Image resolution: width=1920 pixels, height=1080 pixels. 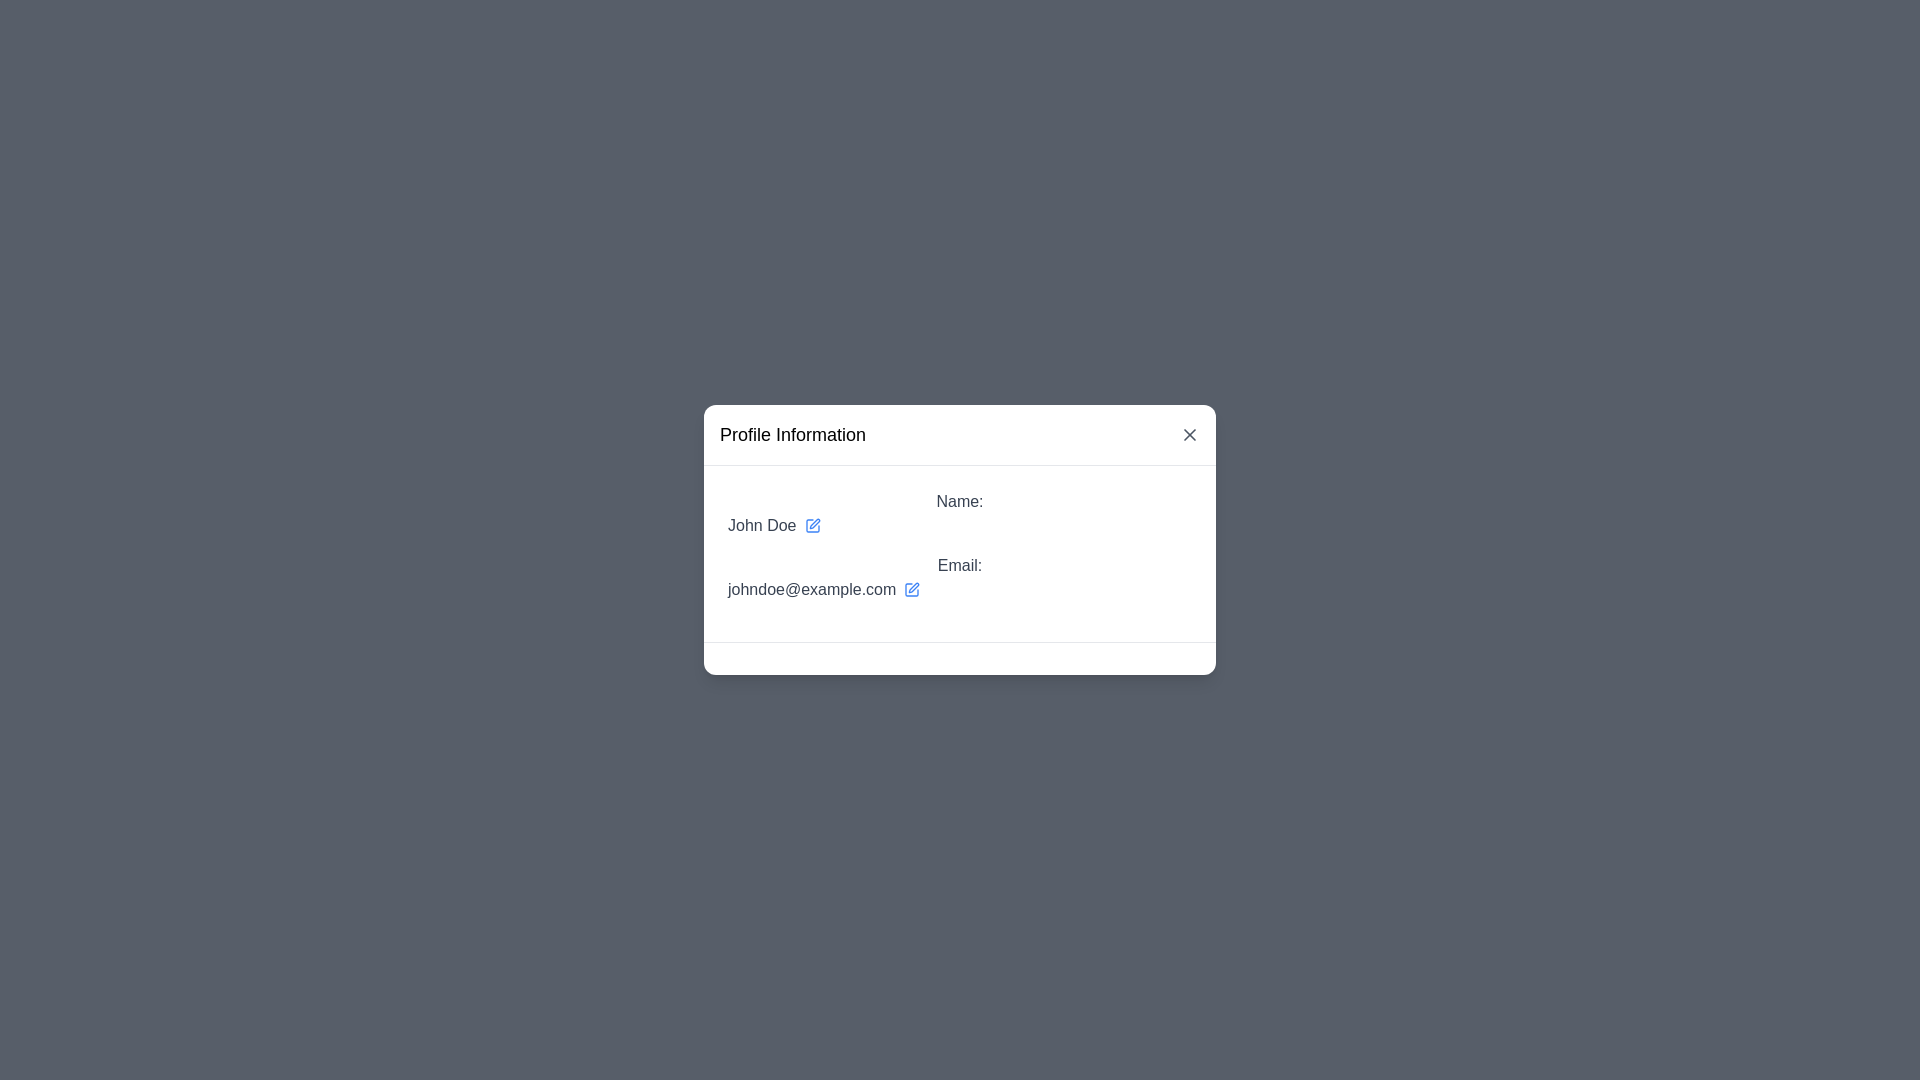 What do you see at coordinates (913, 586) in the screenshot?
I see `the editable email icon located near the bottom right of the dialog box, adjacent to the email address 'johndoe@example.com'` at bounding box center [913, 586].